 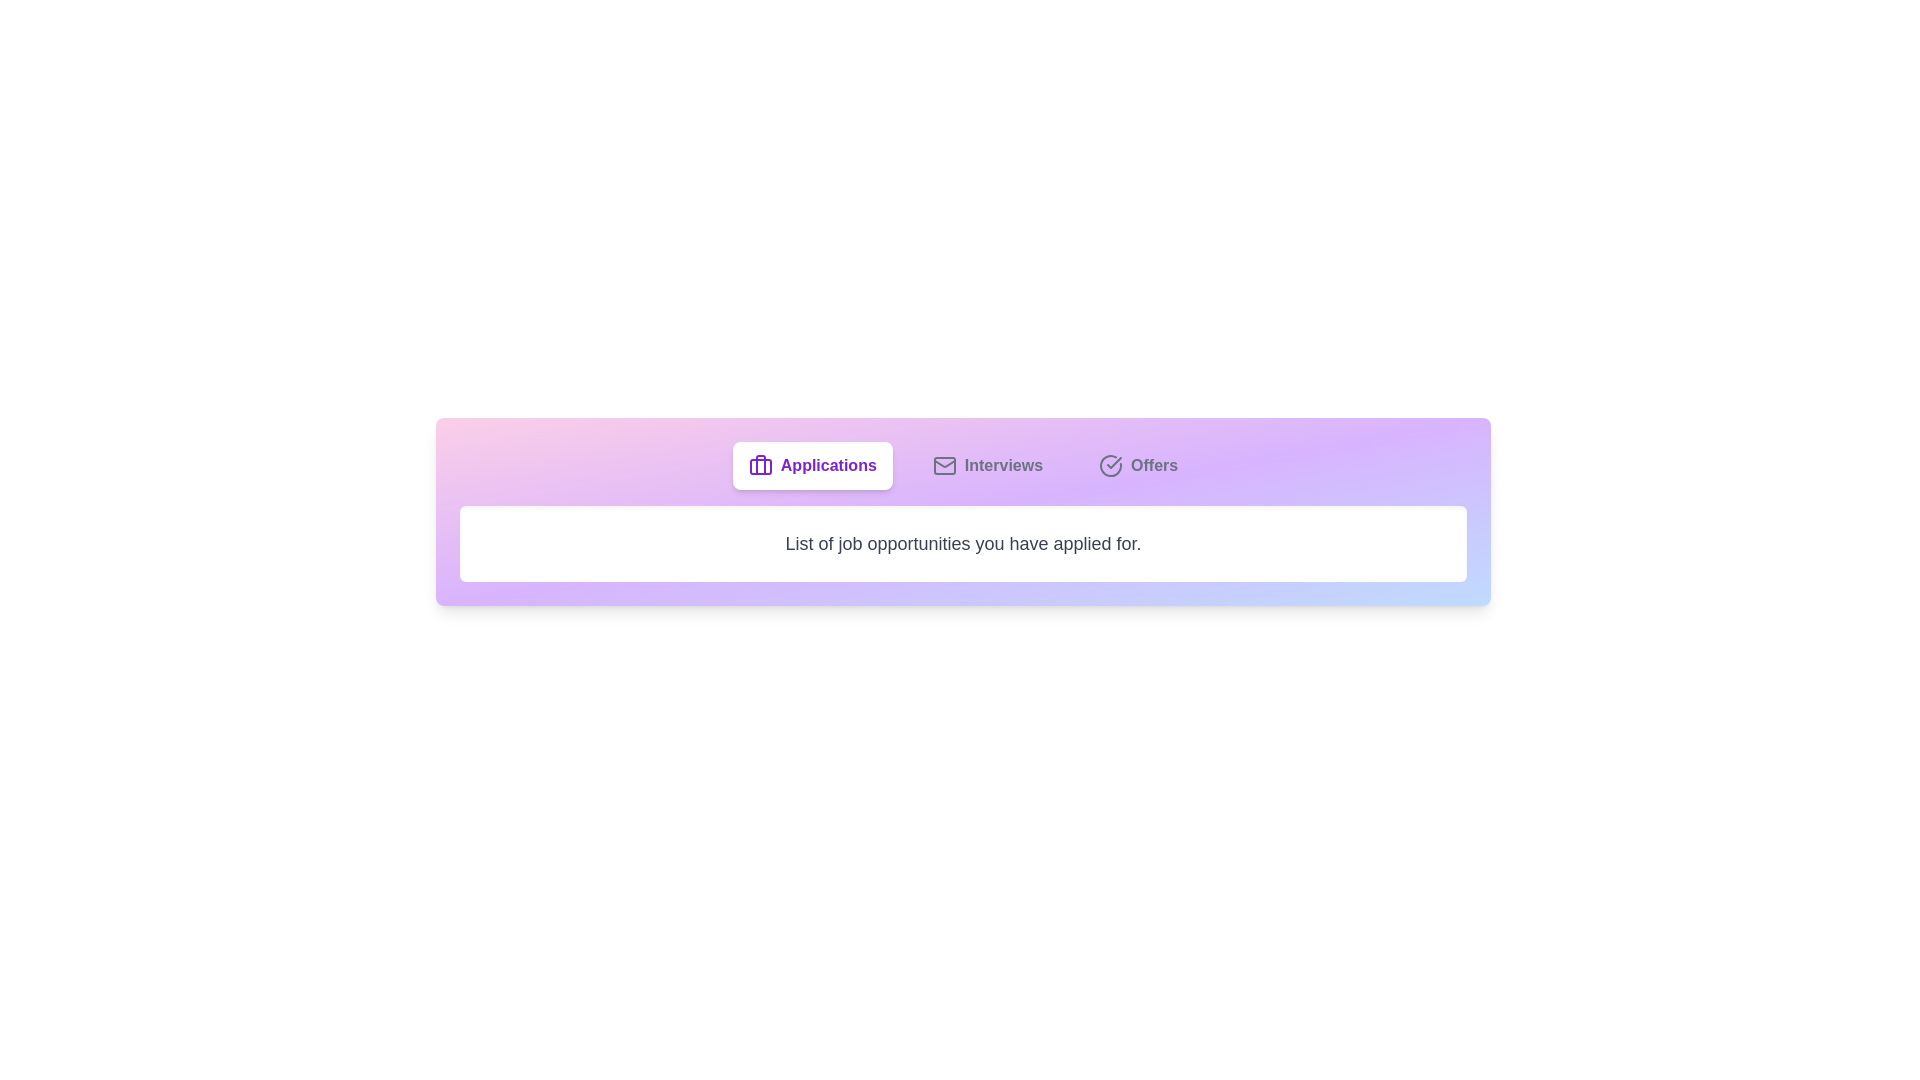 What do you see at coordinates (811, 466) in the screenshot?
I see `the Applications tab to observe its hover effect` at bounding box center [811, 466].